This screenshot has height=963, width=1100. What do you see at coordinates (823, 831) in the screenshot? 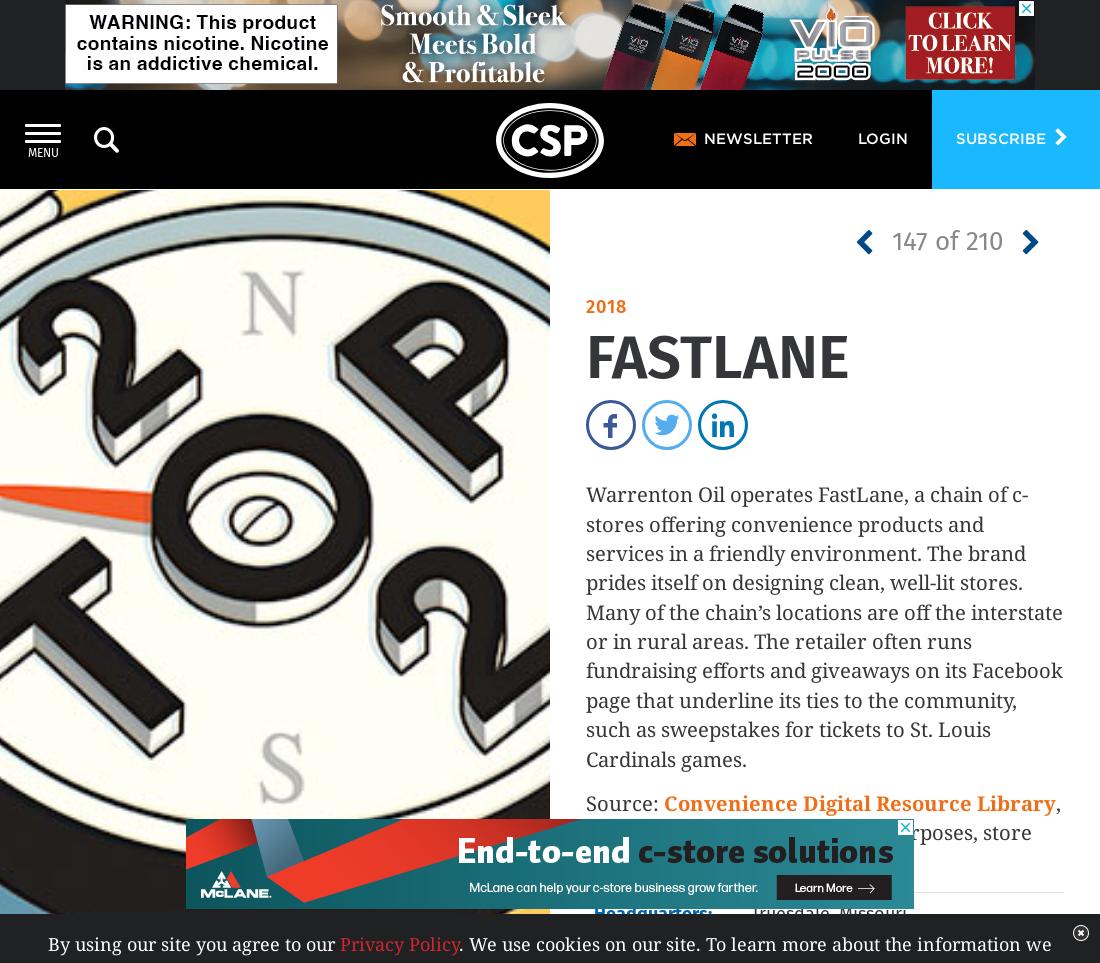
I see `', Technomic. For benchmarking purposes, store counts are year-end 2017.'` at bounding box center [823, 831].